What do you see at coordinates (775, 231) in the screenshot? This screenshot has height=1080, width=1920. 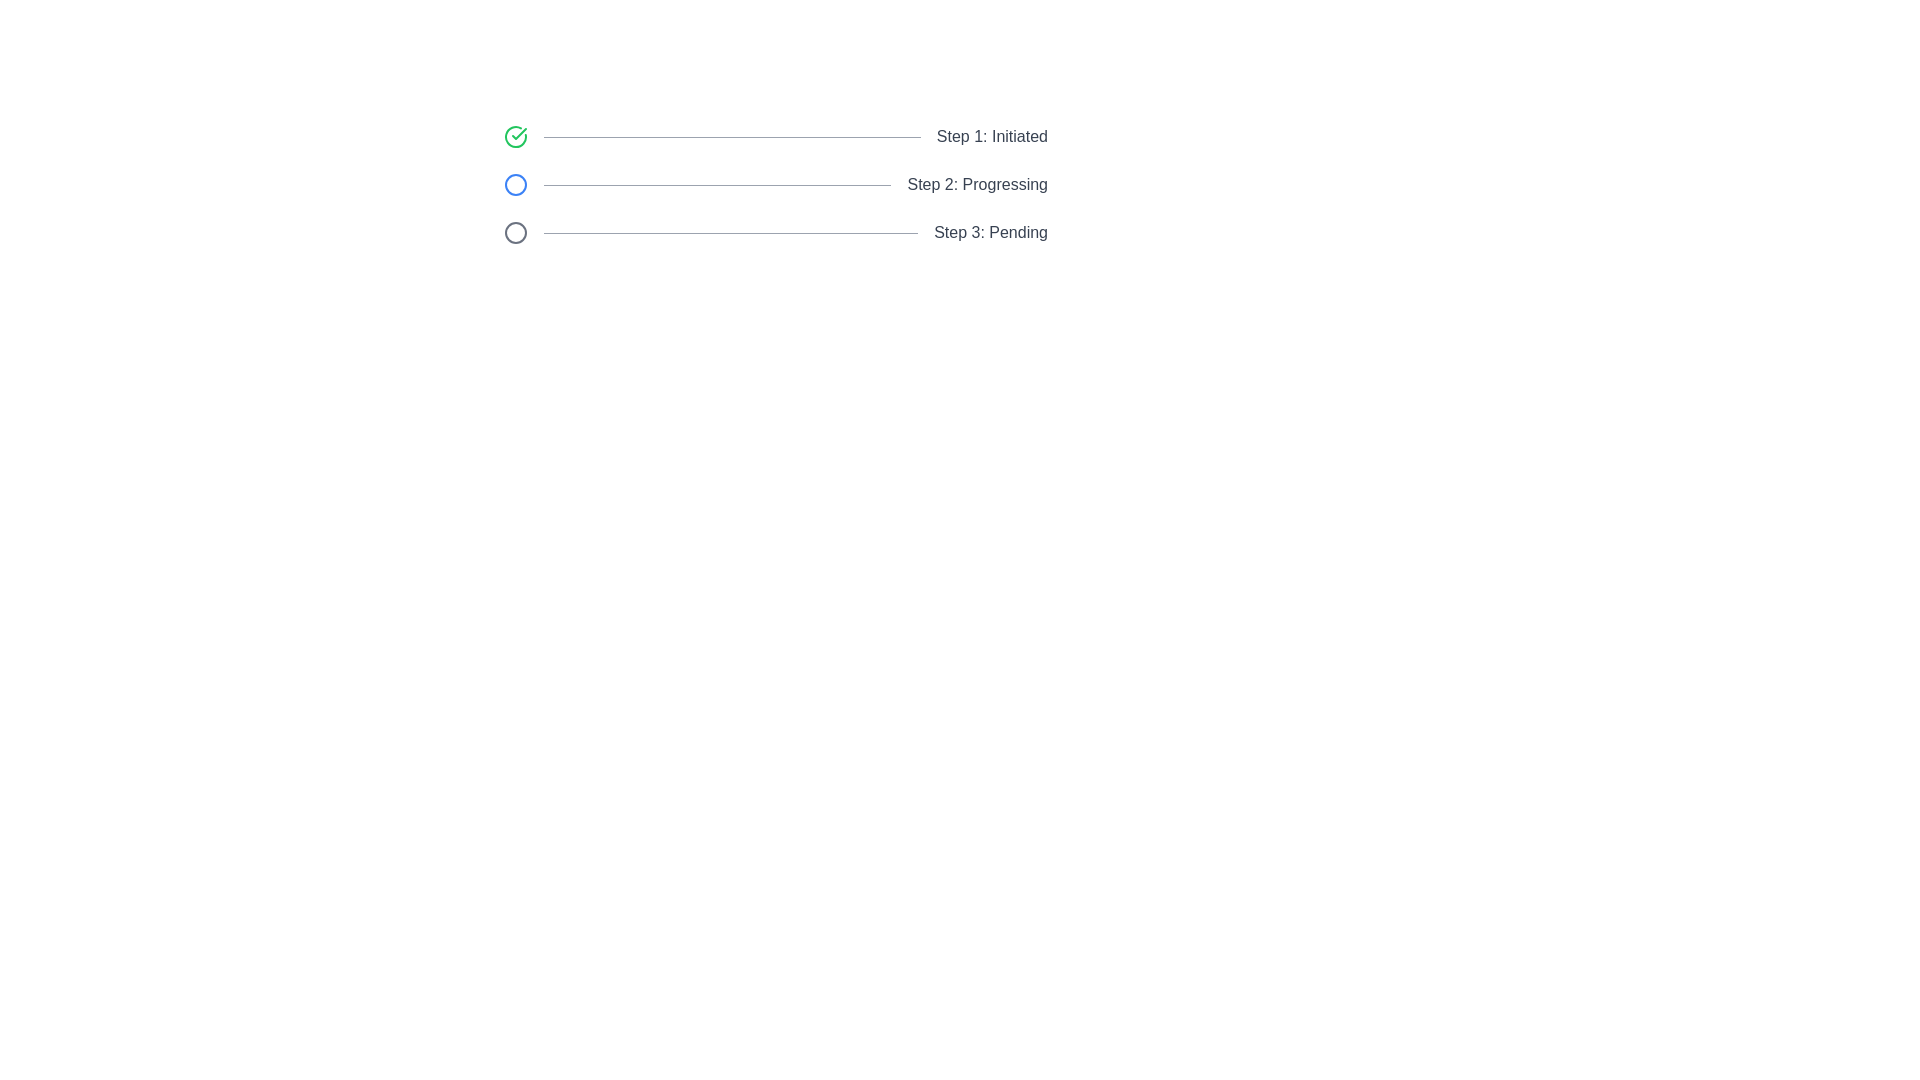 I see `the third element of the Progress step indicator labeled 'Step 3: Pending'` at bounding box center [775, 231].